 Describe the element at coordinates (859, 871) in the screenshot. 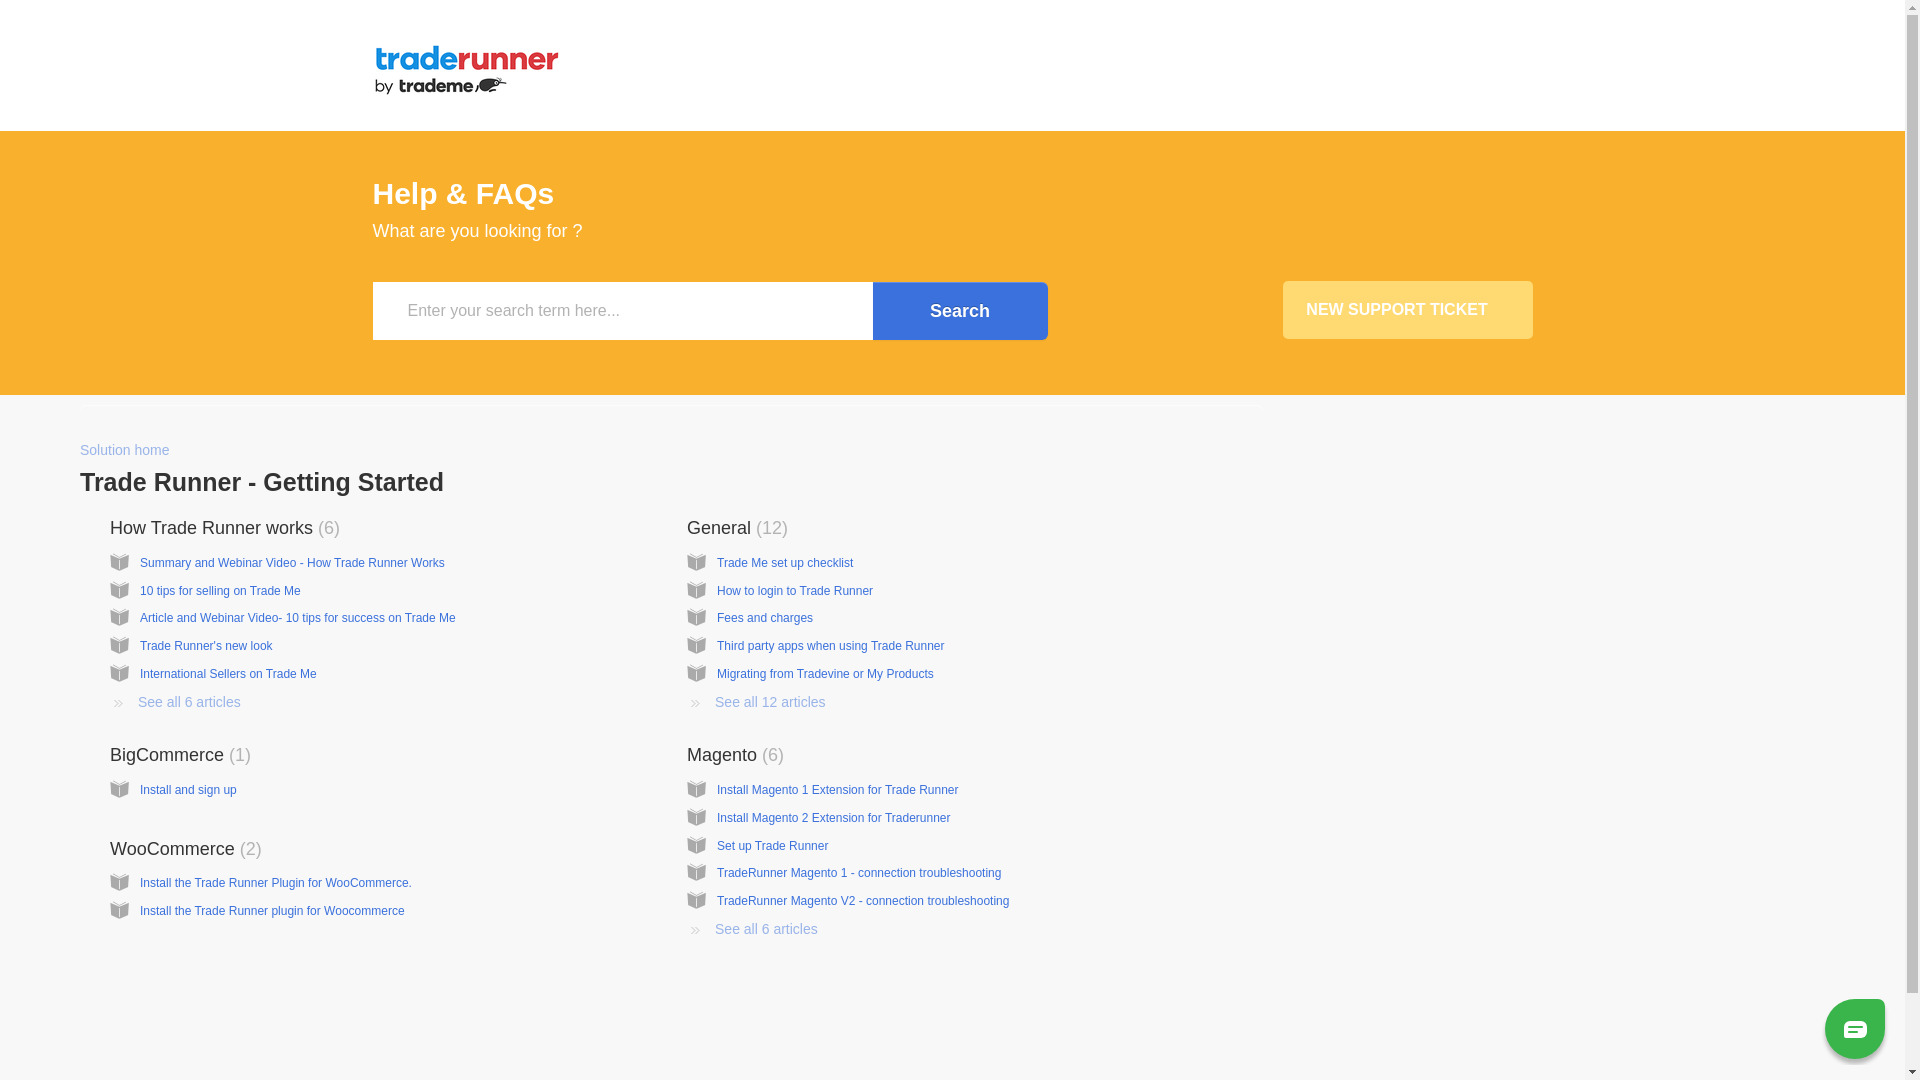

I see `'TradeRunner Magento 1 - connection troubleshooting'` at that location.